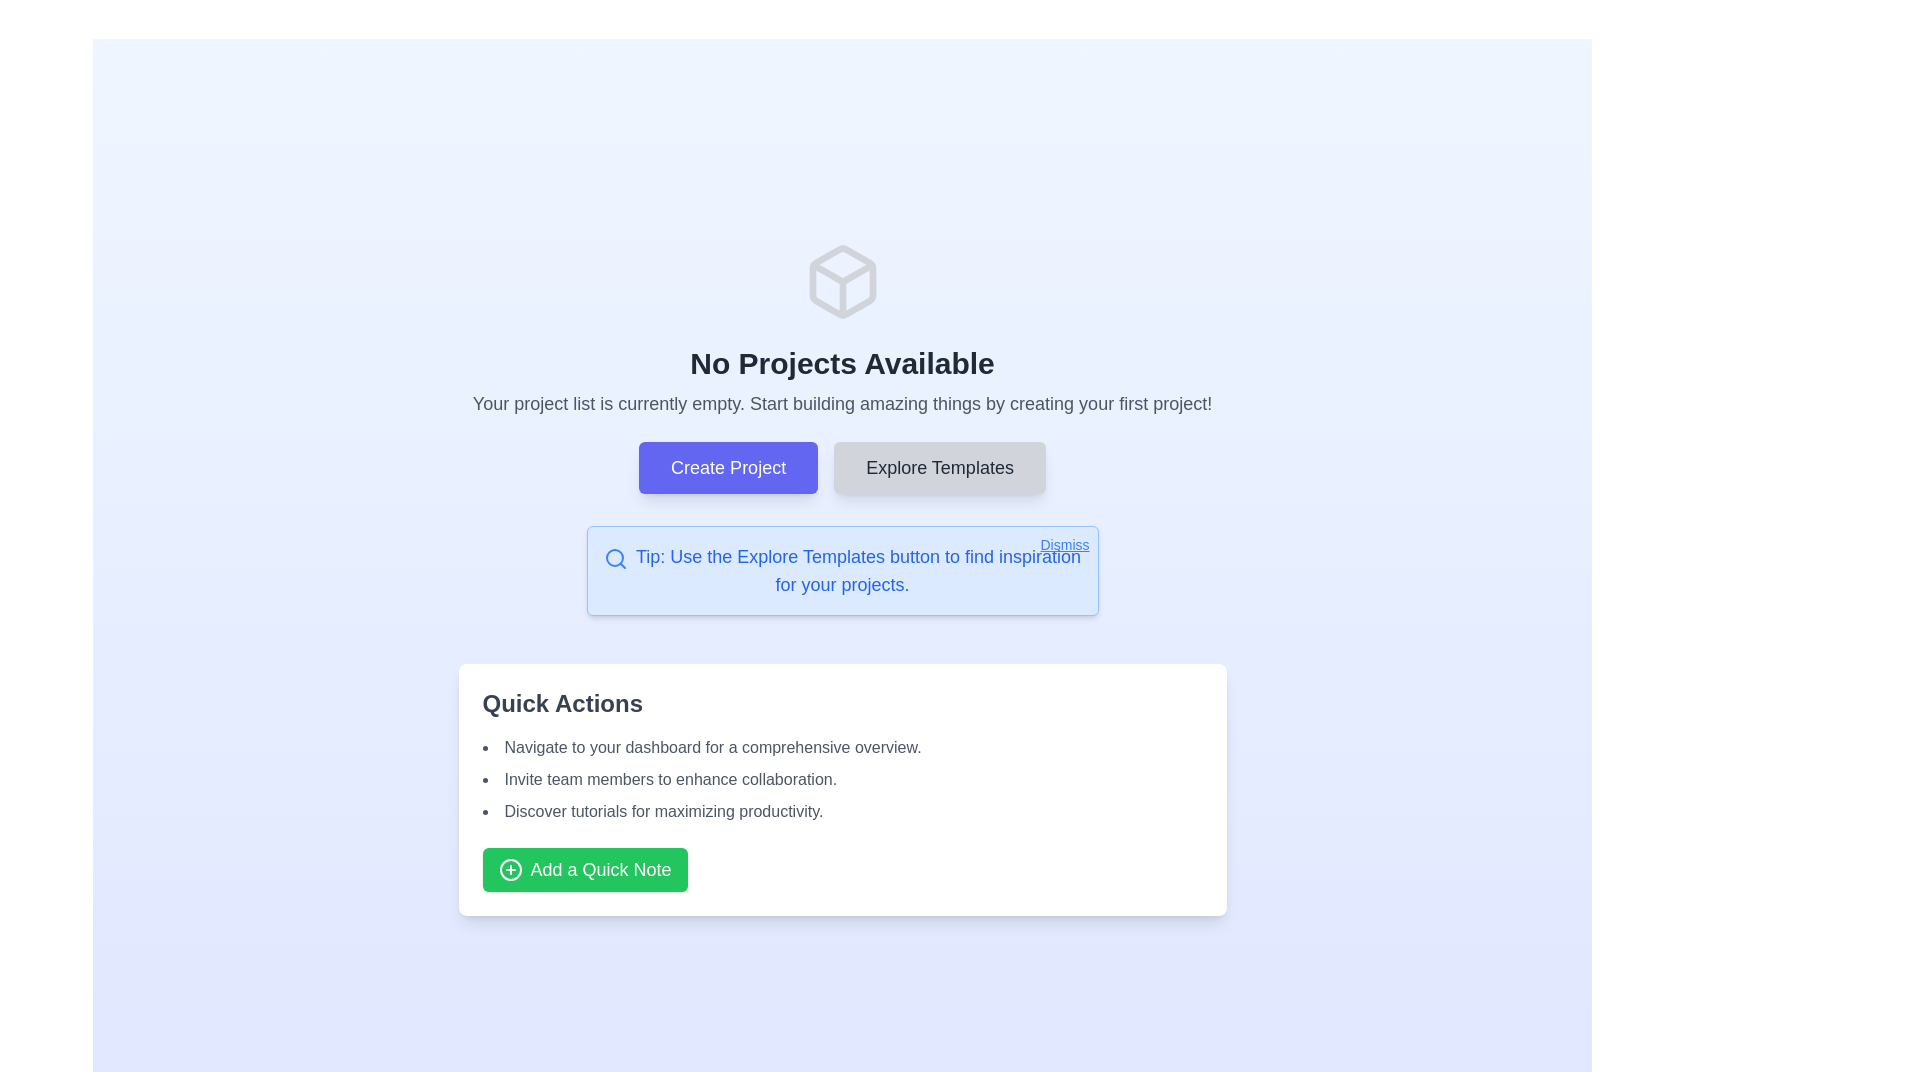 Image resolution: width=1920 pixels, height=1080 pixels. I want to click on the decorative graphical icon located at the top-center of the page above the title text 'No Projects Available', so click(842, 281).